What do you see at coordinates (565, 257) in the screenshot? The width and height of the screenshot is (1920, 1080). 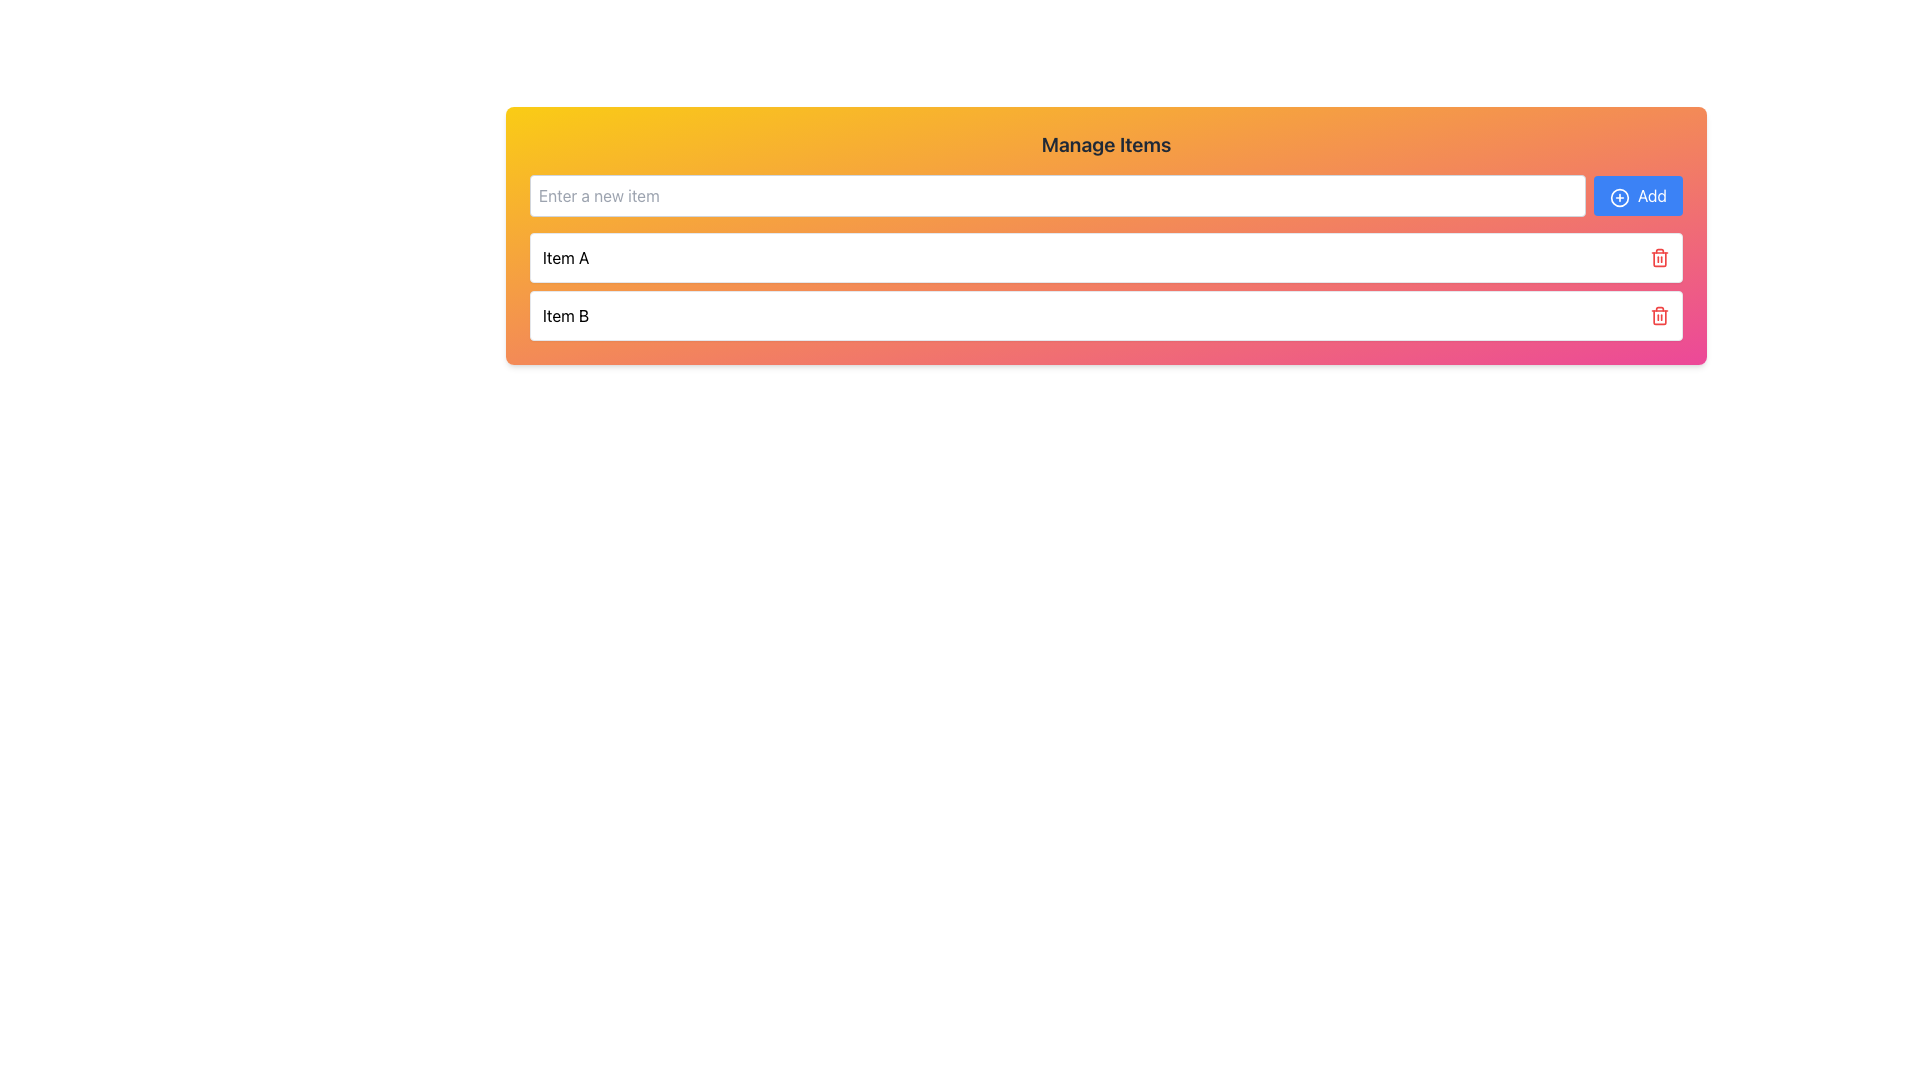 I see `the Text Label that describes the first item in the list, positioned above 'Item B'` at bounding box center [565, 257].